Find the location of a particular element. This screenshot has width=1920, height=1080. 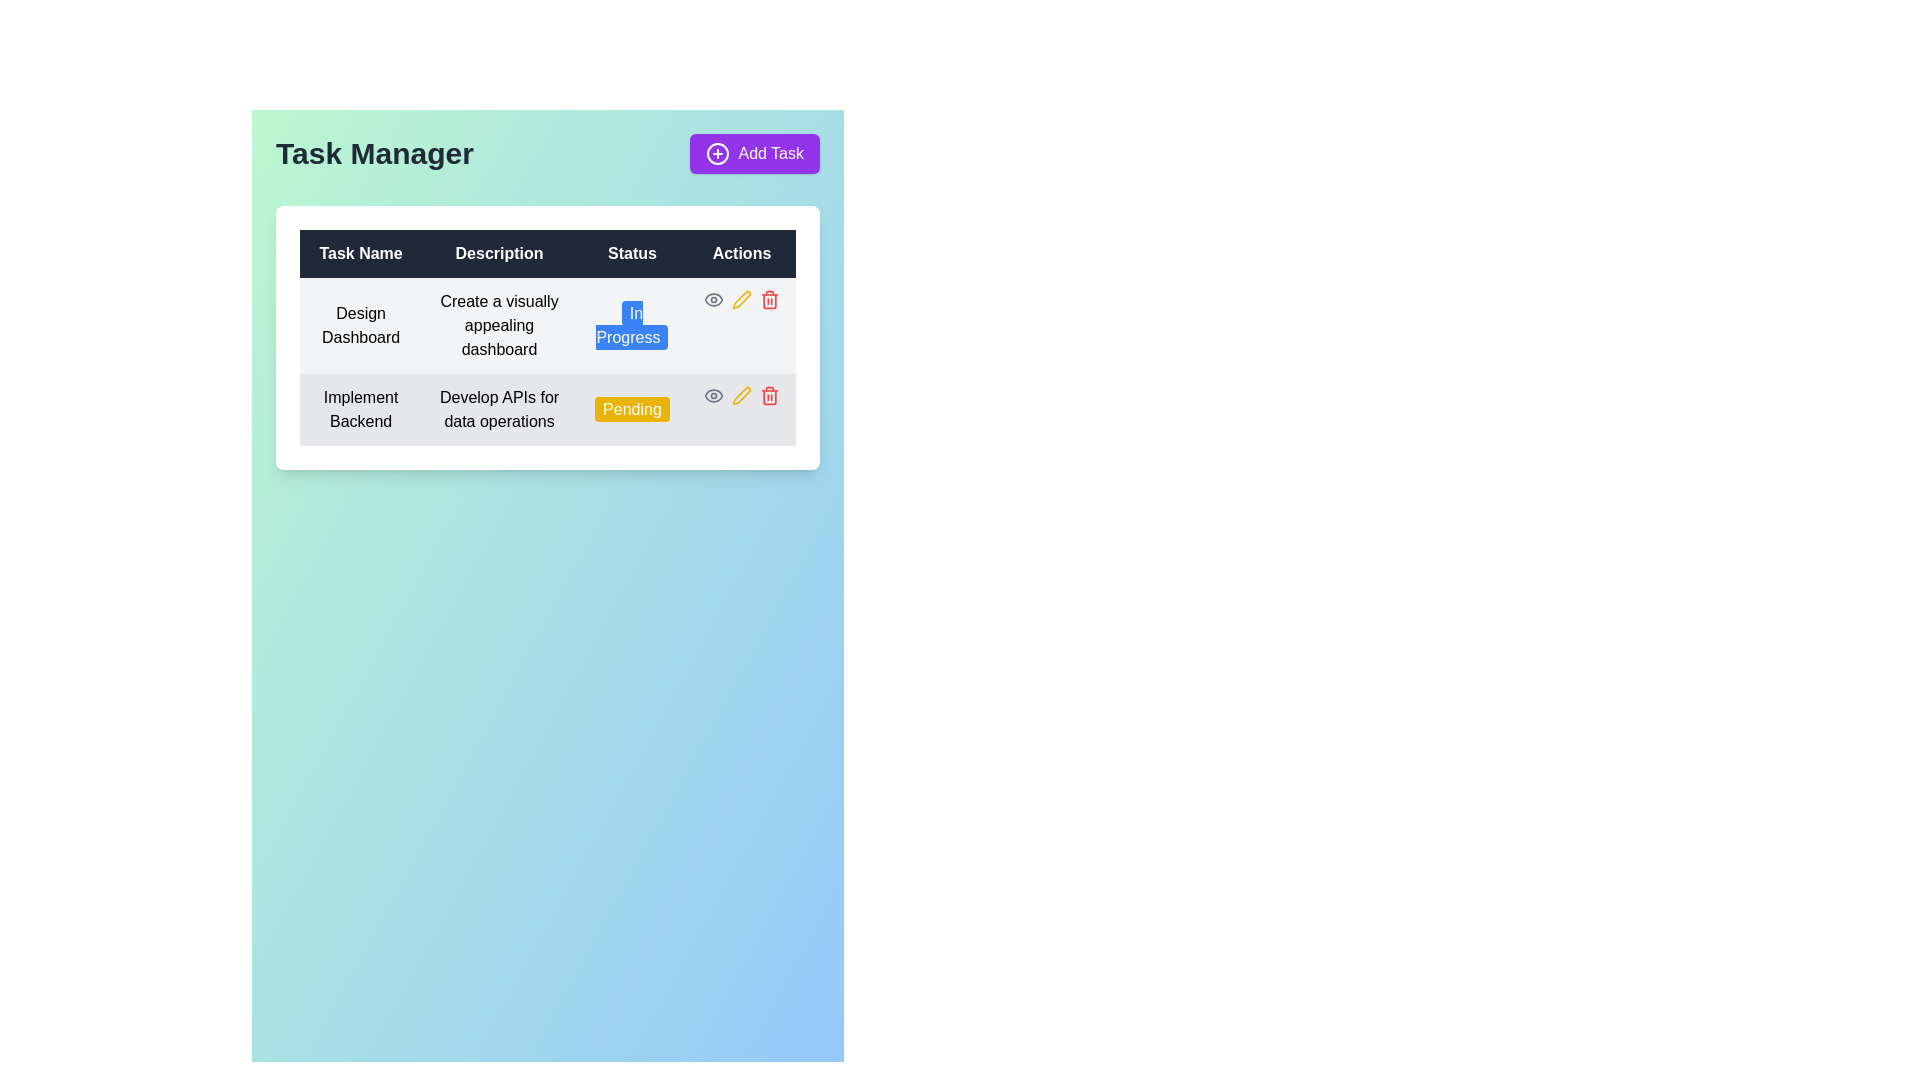

the 'View' action button located in the 'Actions' column of the second row in the table is located at coordinates (714, 300).